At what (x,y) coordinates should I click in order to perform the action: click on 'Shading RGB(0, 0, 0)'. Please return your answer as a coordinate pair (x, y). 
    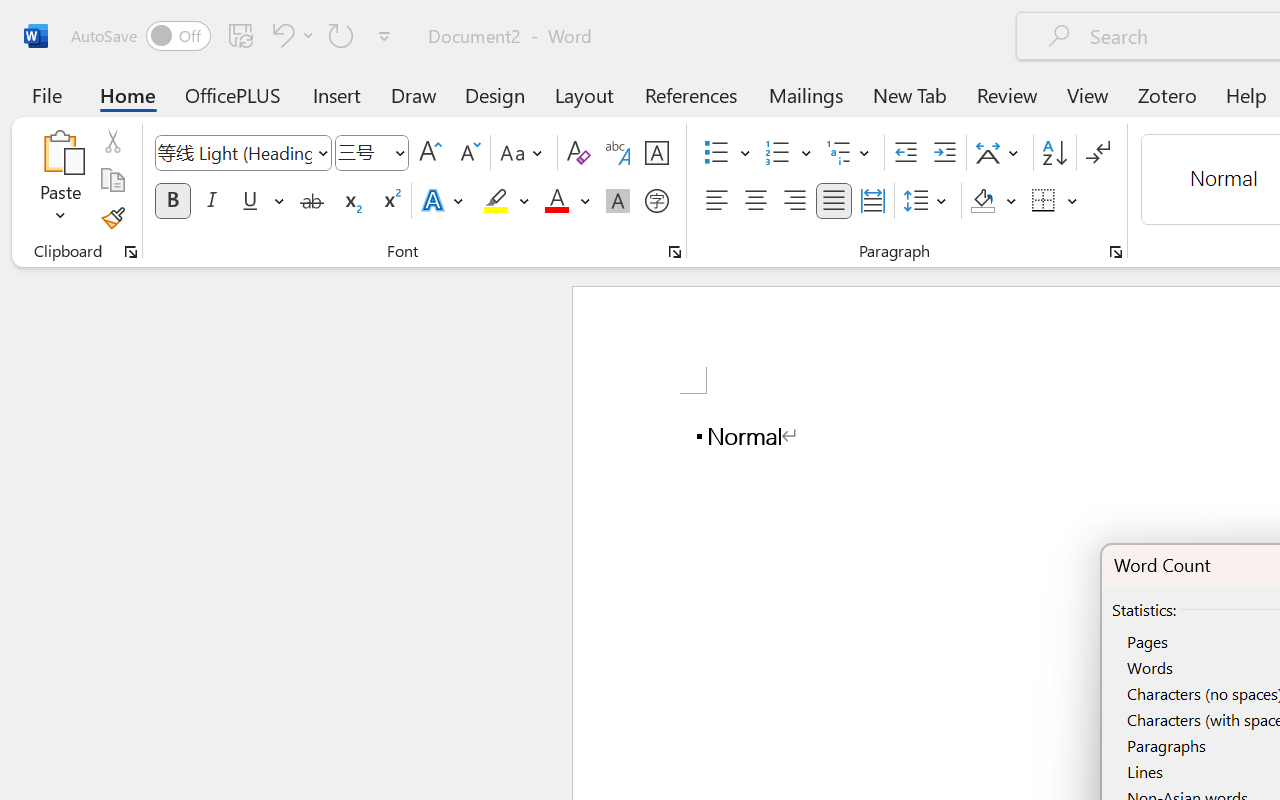
    Looking at the image, I should click on (983, 201).